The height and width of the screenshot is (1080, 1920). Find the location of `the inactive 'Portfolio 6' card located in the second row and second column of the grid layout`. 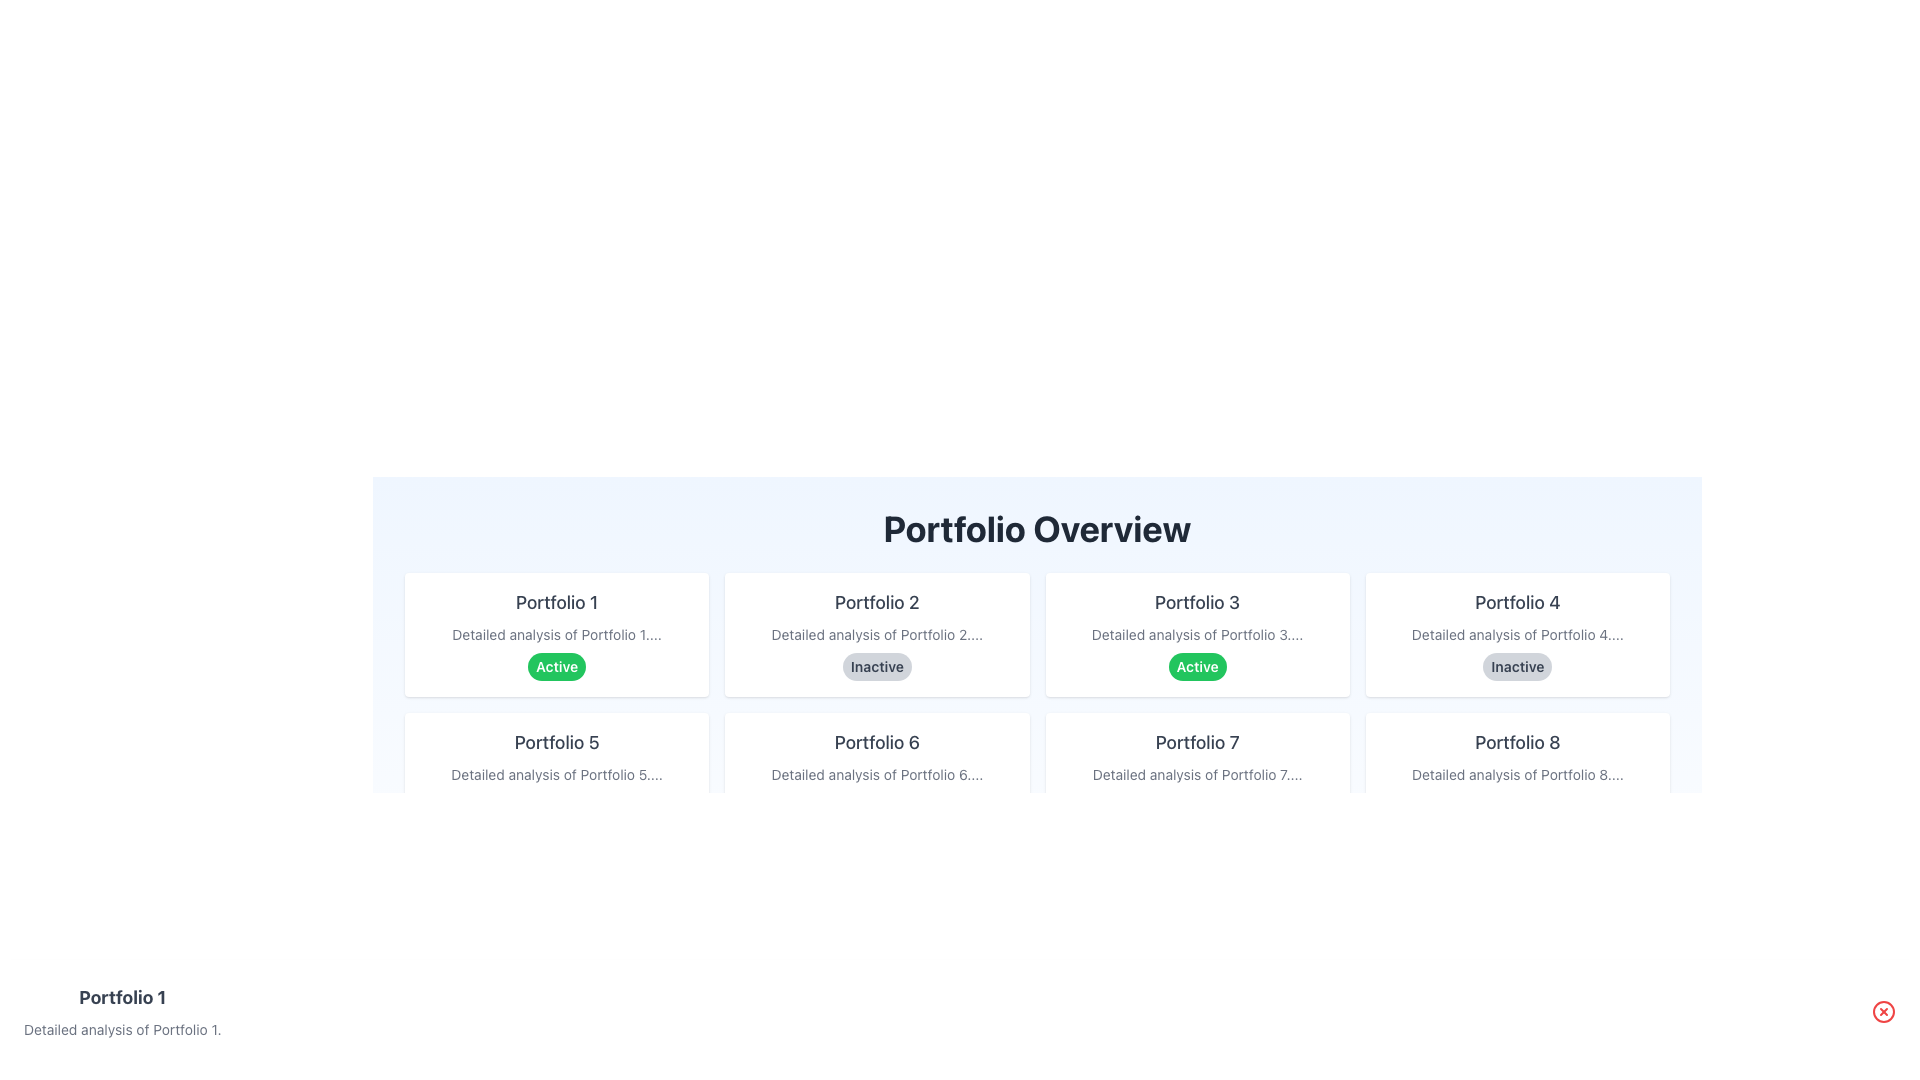

the inactive 'Portfolio 6' card located in the second row and second column of the grid layout is located at coordinates (877, 774).